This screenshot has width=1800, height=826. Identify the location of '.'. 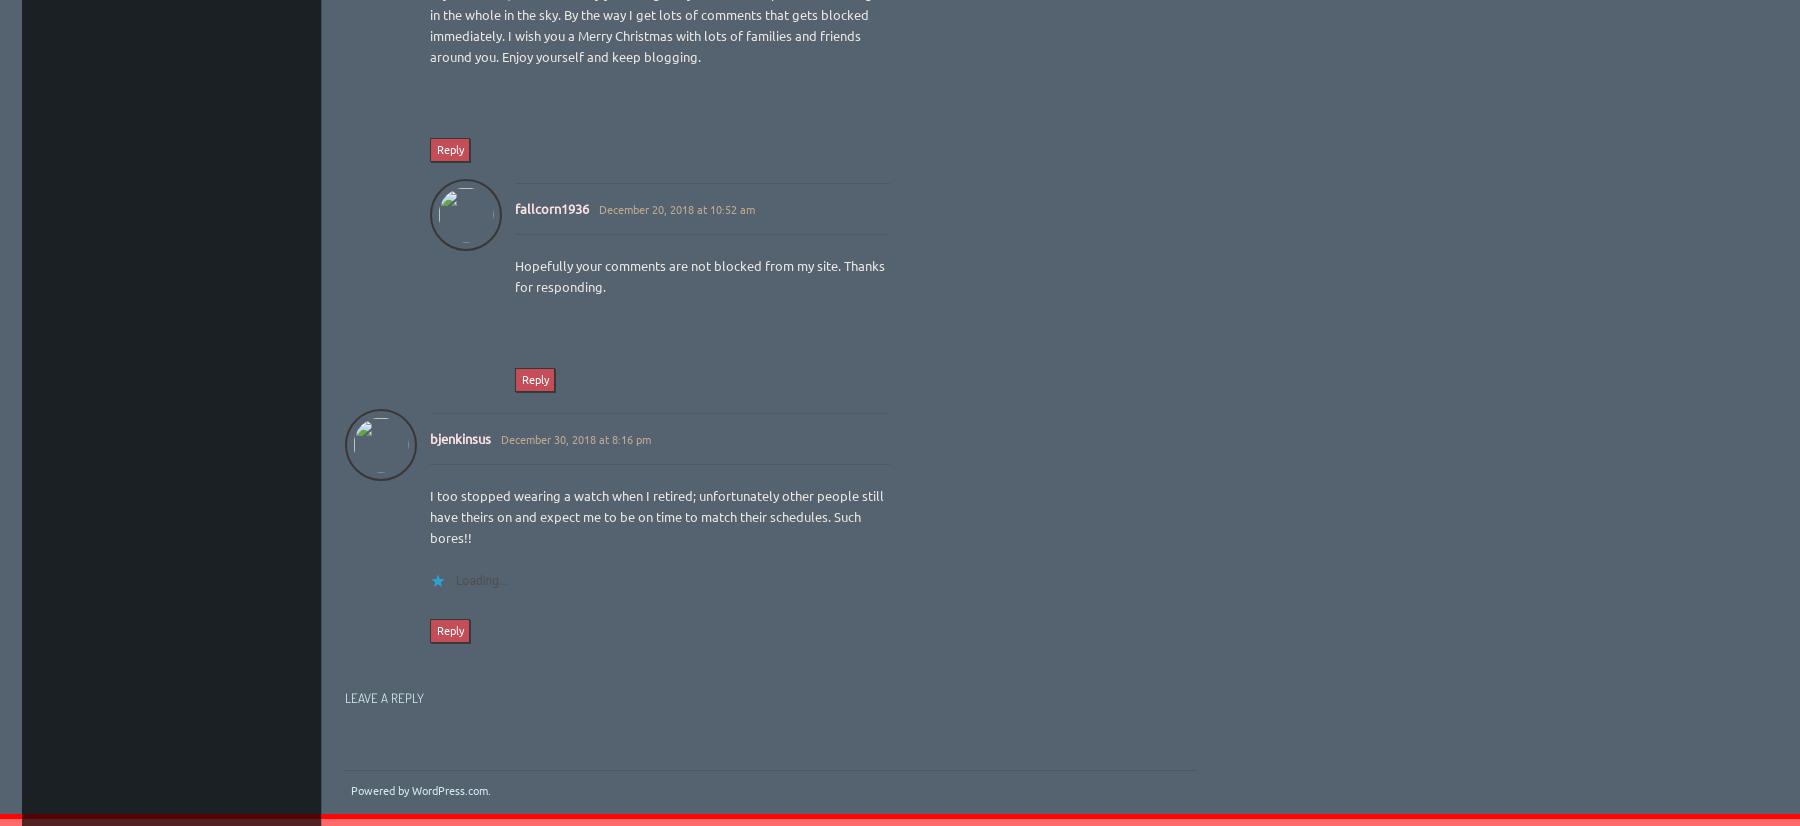
(487, 789).